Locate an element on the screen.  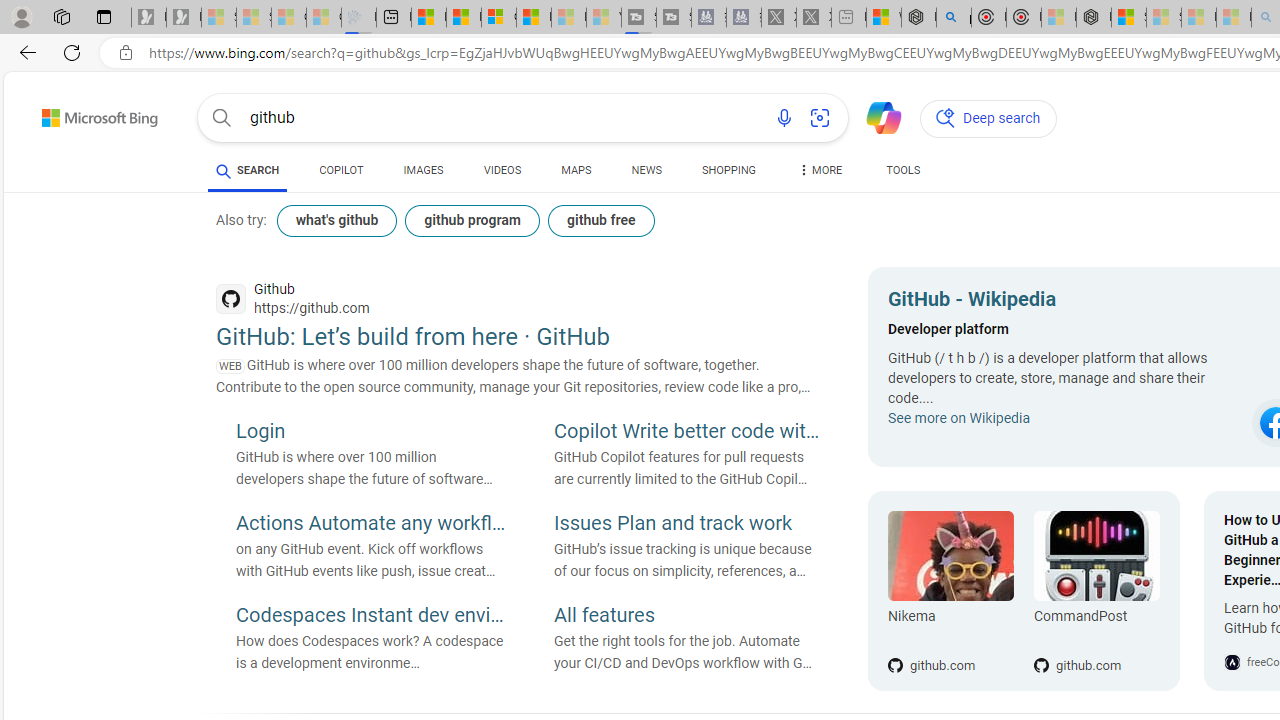
'github free' is located at coordinates (599, 221).